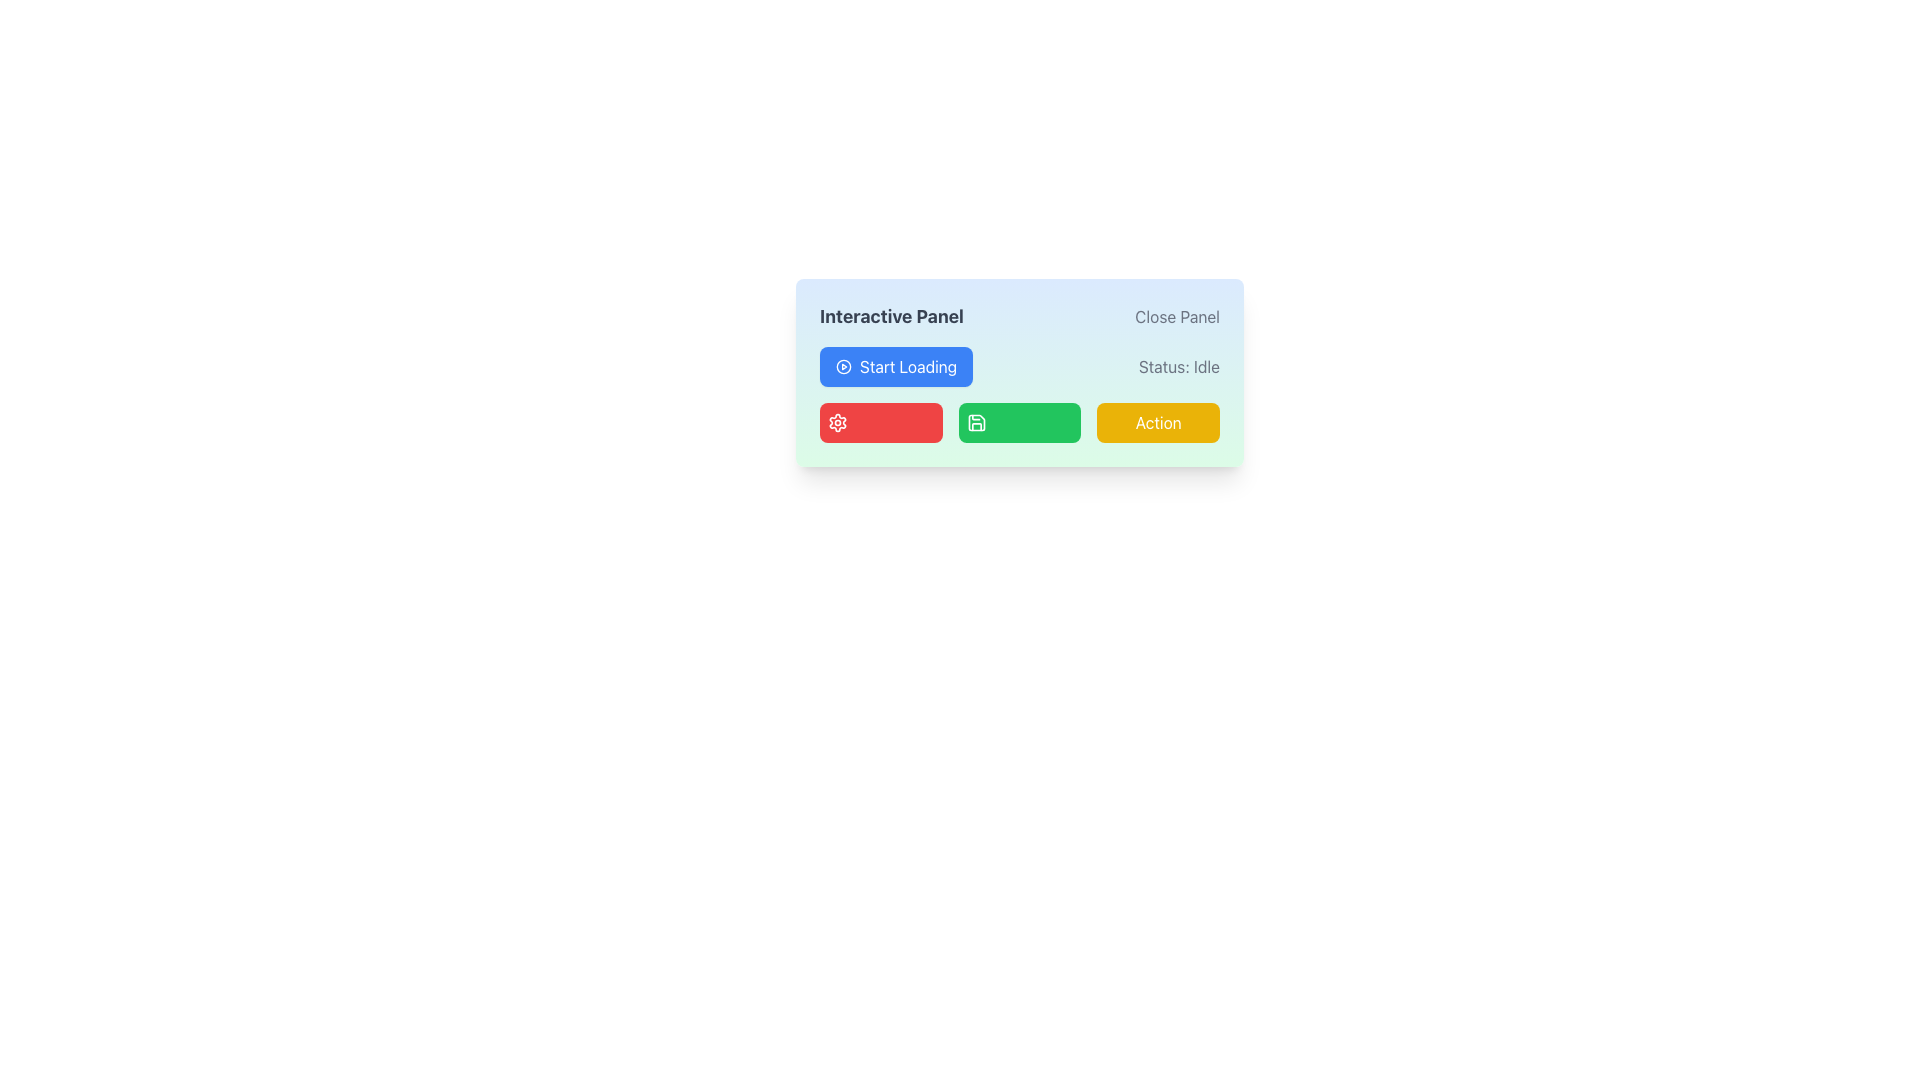 The image size is (1920, 1080). What do you see at coordinates (880, 422) in the screenshot?
I see `the leftmost 'Settings' button in the 'Interactive Panel'` at bounding box center [880, 422].